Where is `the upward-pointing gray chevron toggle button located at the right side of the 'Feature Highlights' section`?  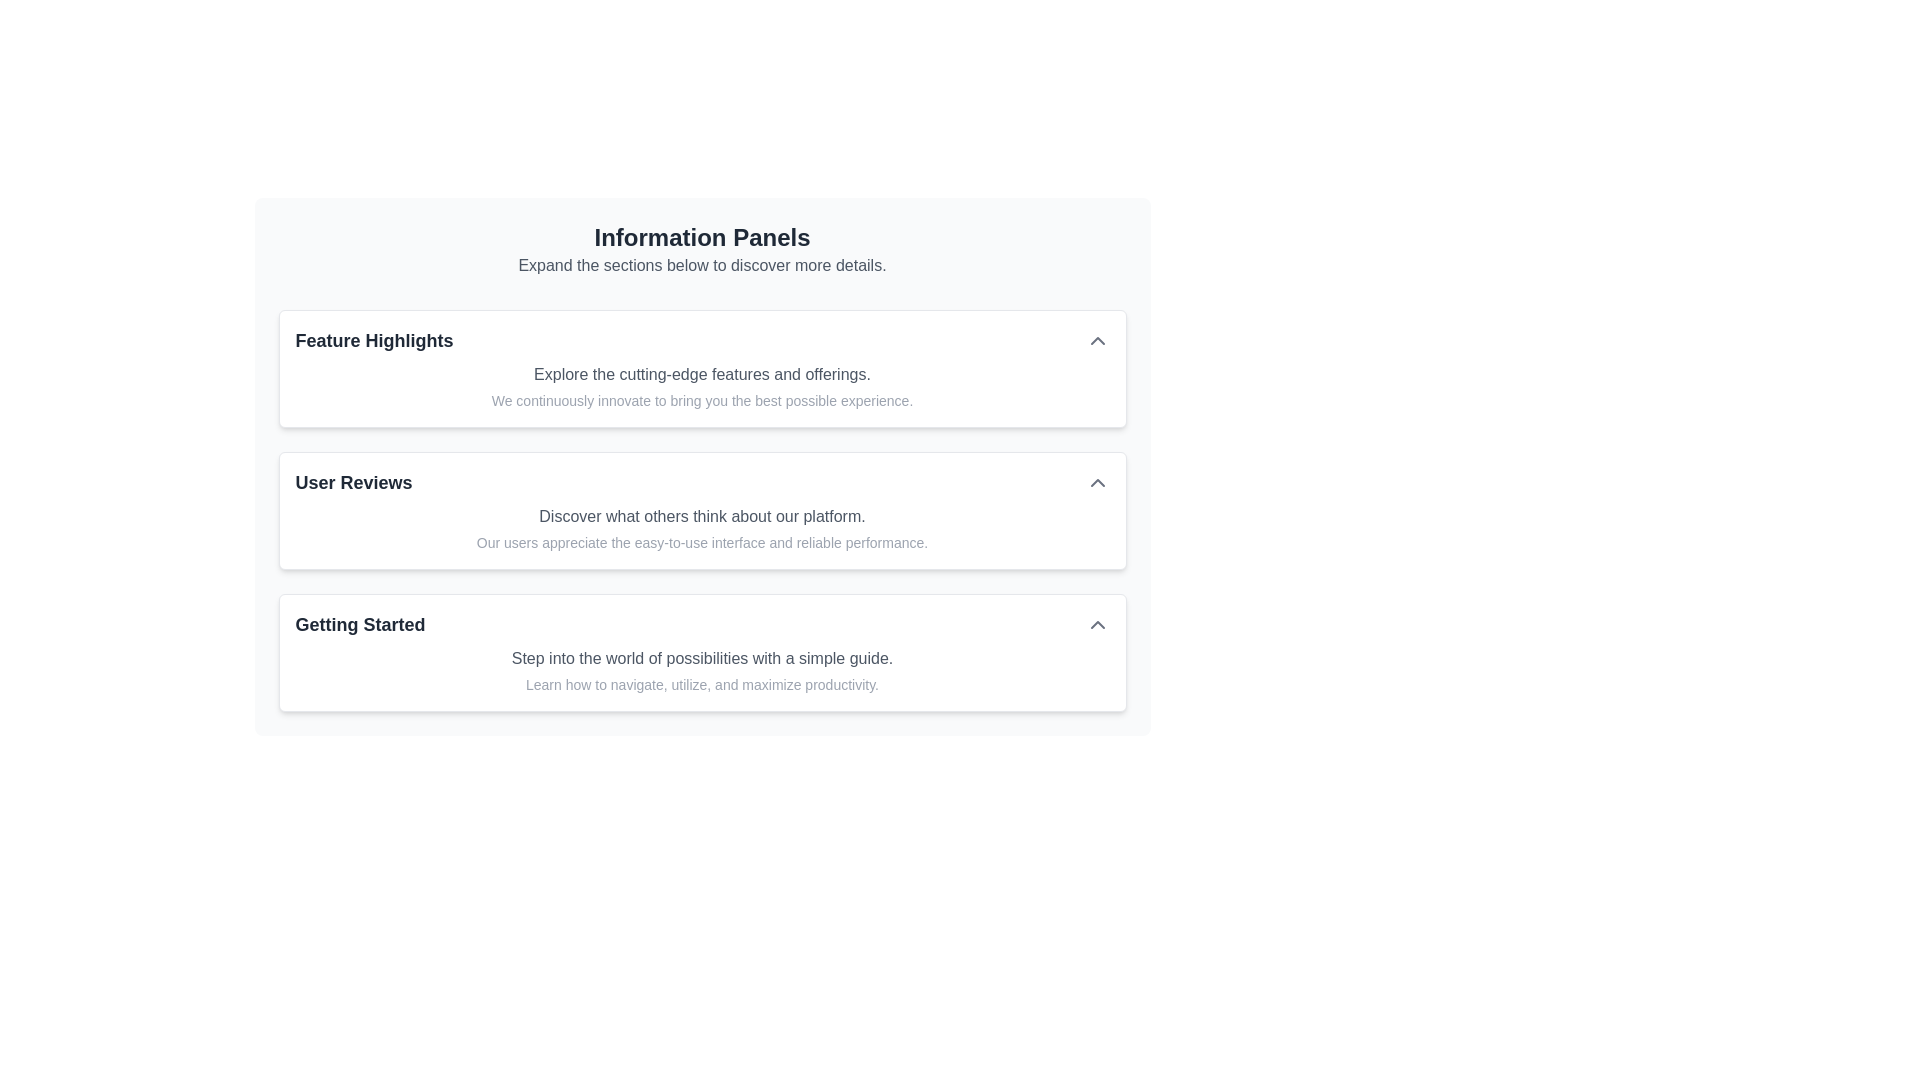 the upward-pointing gray chevron toggle button located at the right side of the 'Feature Highlights' section is located at coordinates (1096, 339).